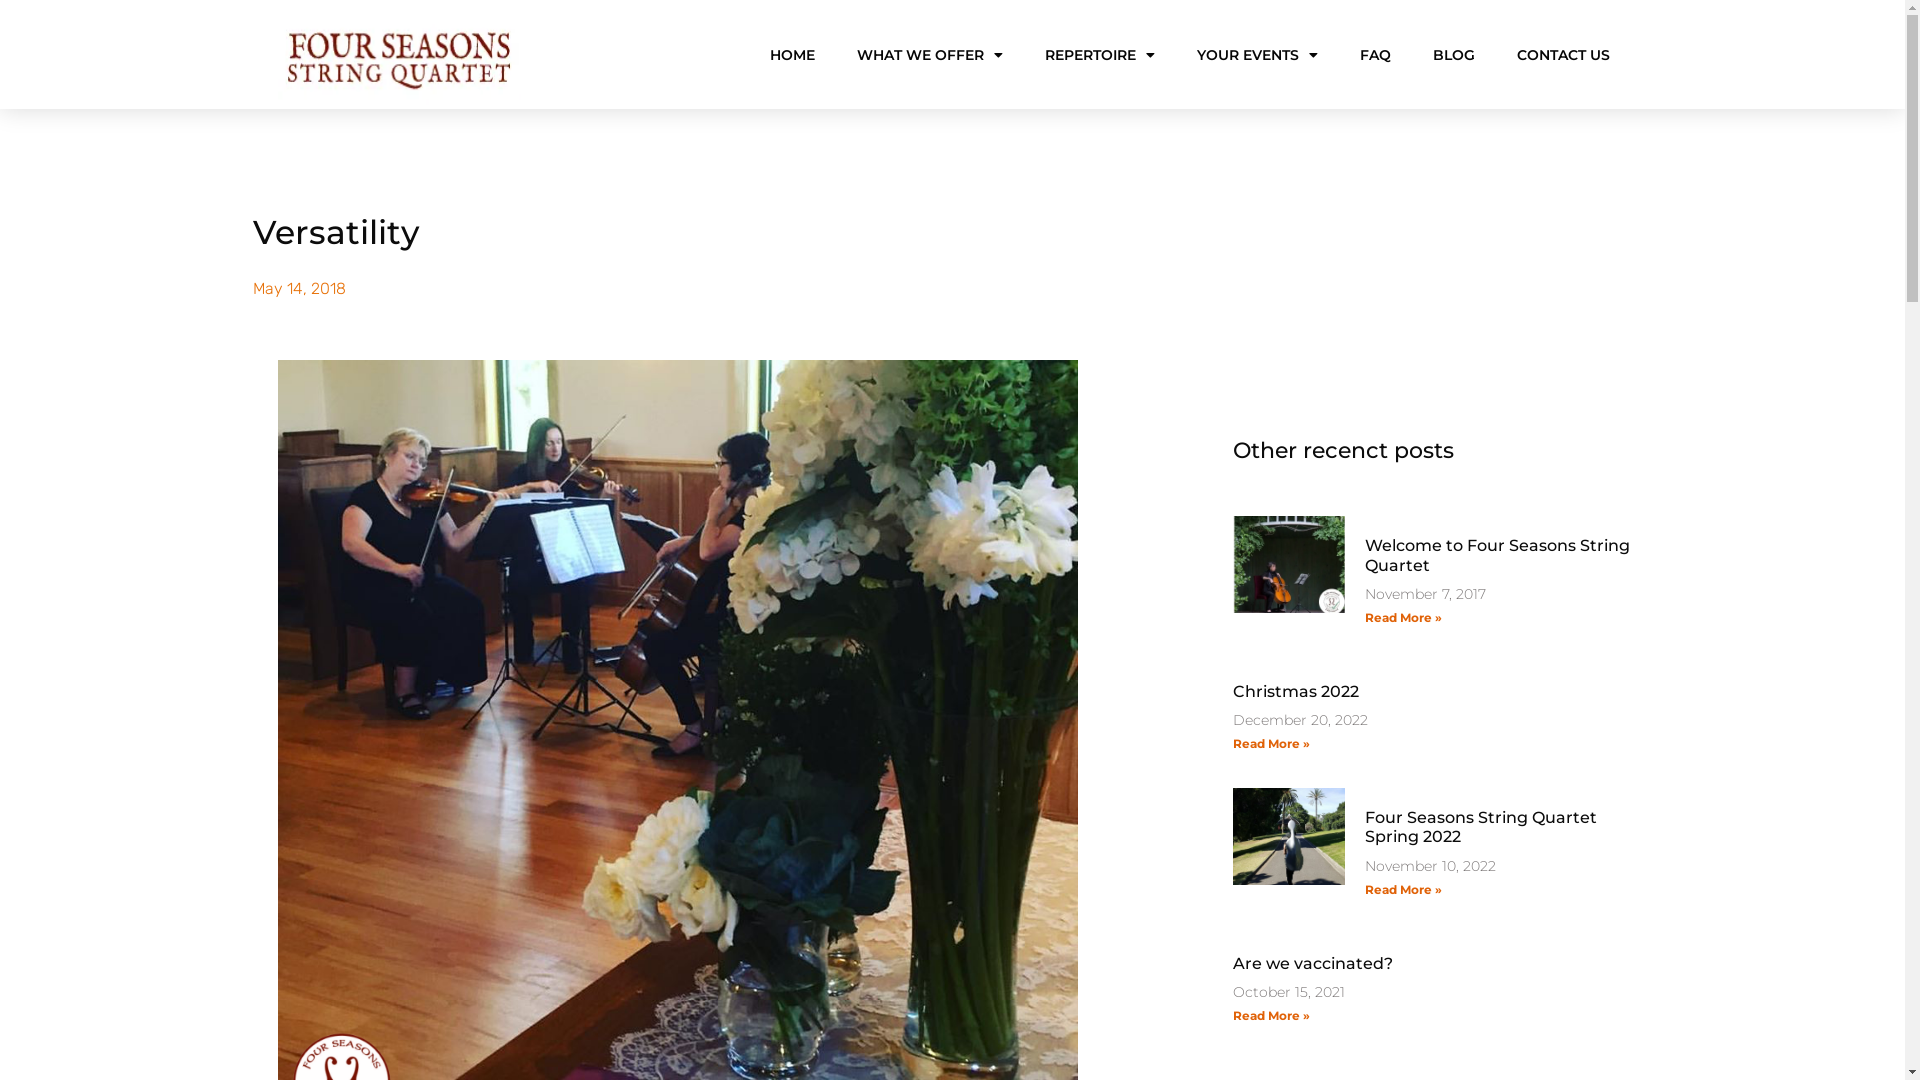 This screenshot has width=1920, height=1080. I want to click on 'CONTACT US', so click(1561, 53).